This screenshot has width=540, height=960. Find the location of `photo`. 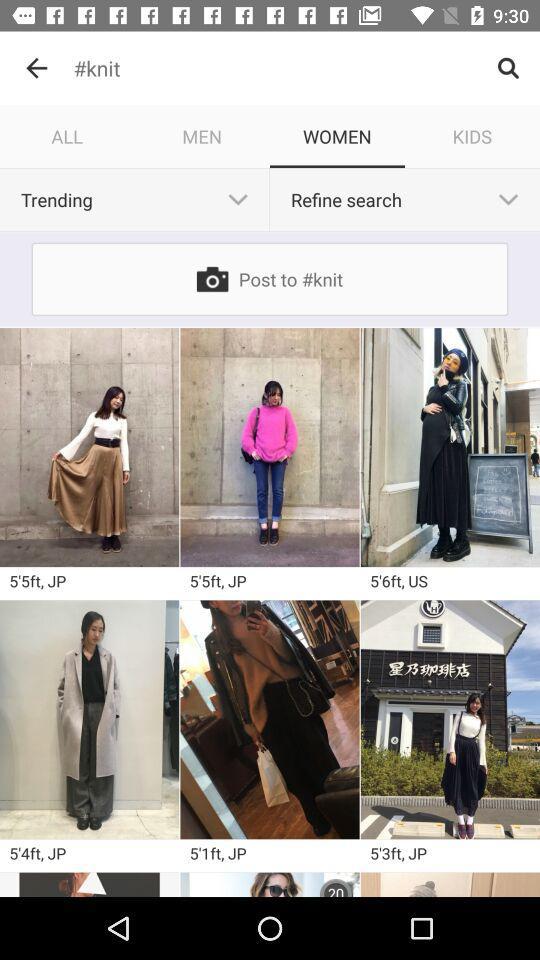

photo is located at coordinates (450, 447).